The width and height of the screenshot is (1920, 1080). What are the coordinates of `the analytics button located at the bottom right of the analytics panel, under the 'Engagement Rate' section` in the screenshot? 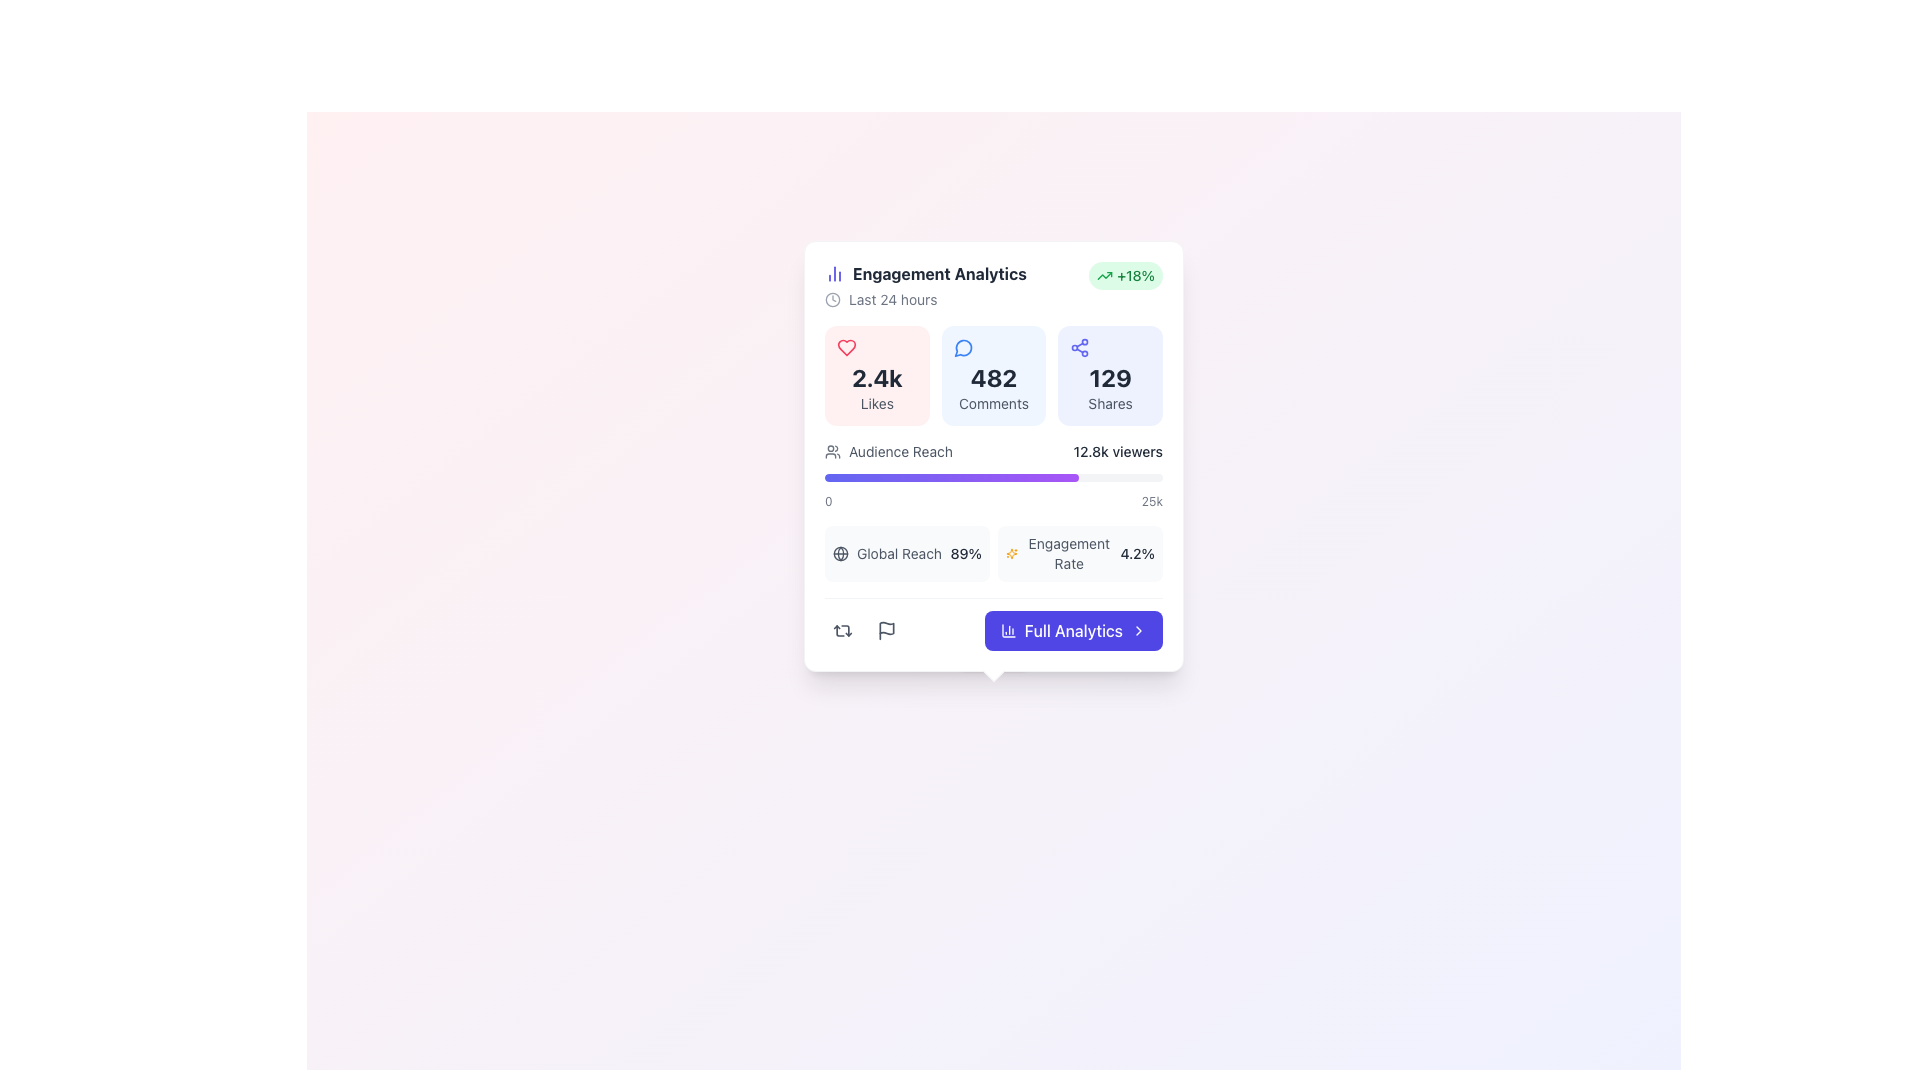 It's located at (993, 623).